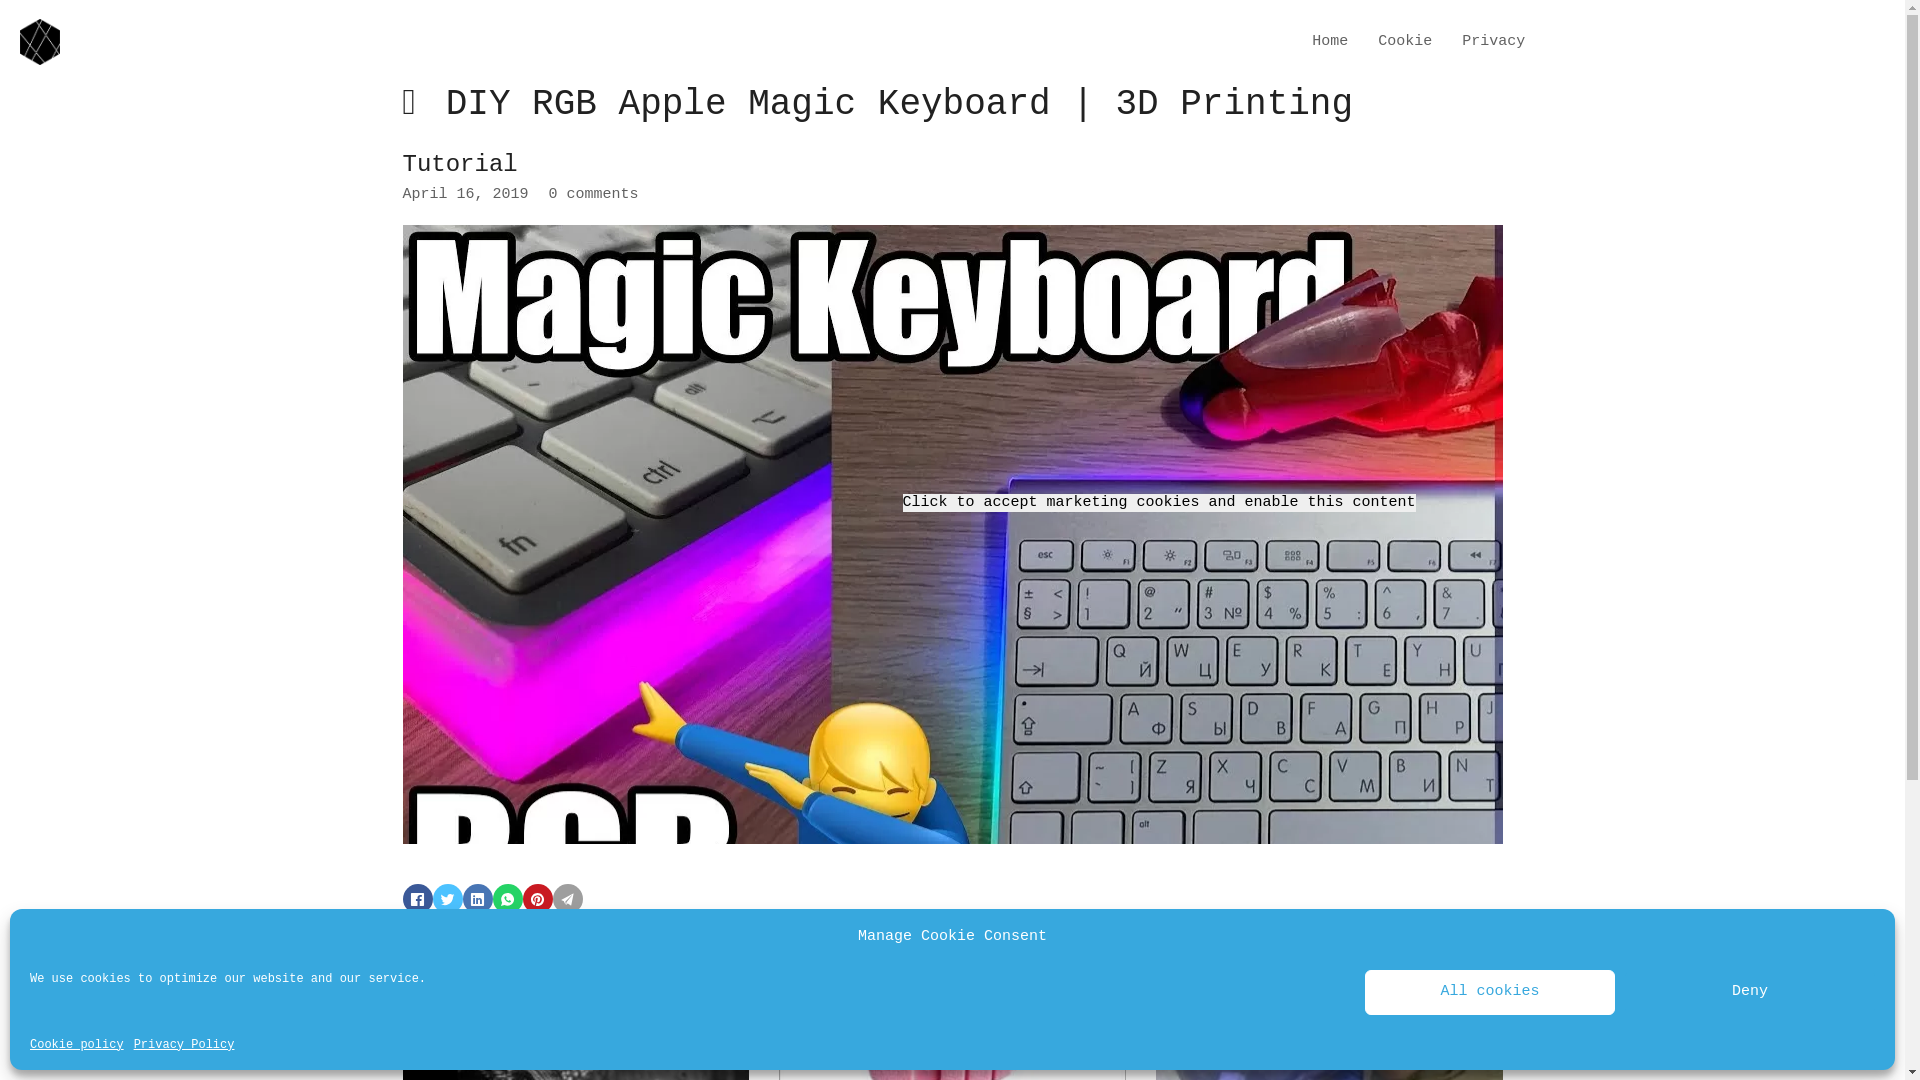 The height and width of the screenshot is (1080, 1920). I want to click on 'All cookies', so click(1363, 992).